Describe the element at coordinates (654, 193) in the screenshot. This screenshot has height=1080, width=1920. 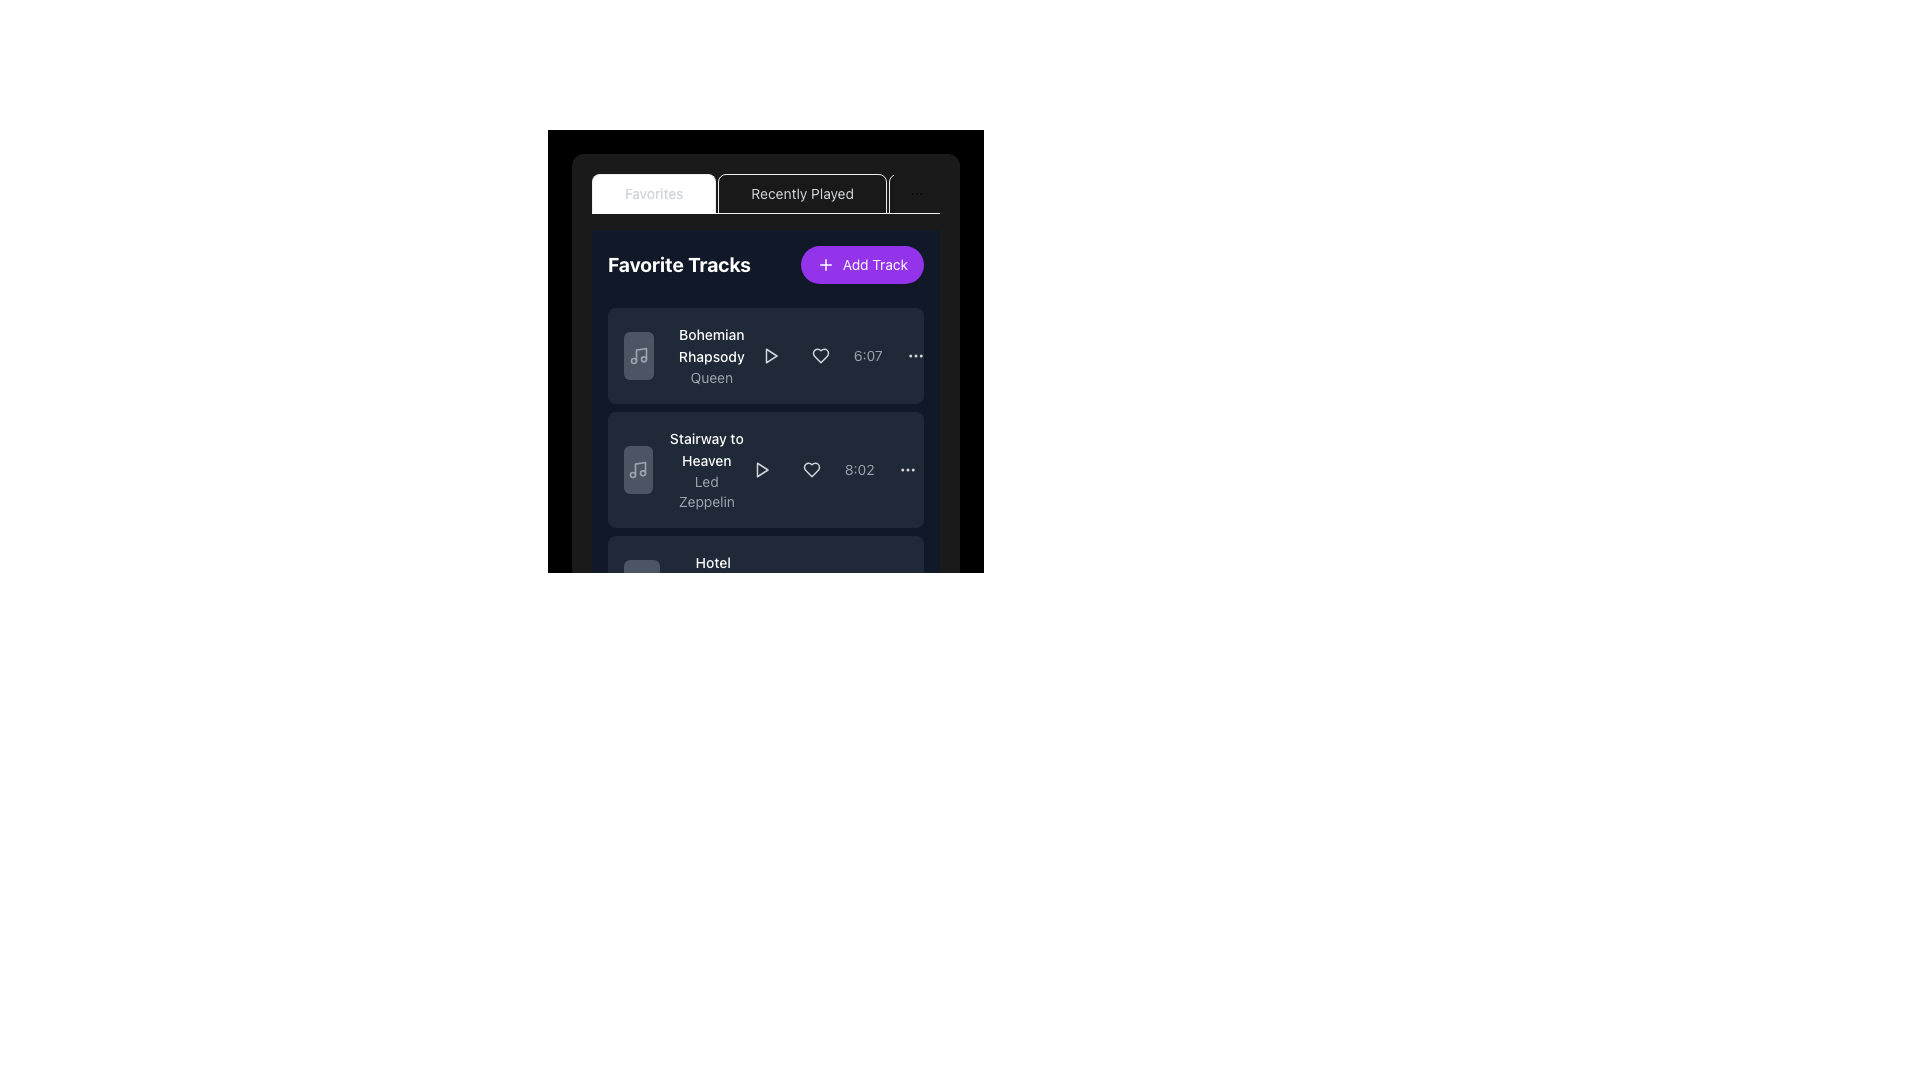
I see `the active 'Favorites' tab, which is the first tab in the row at the top of the content area` at that location.